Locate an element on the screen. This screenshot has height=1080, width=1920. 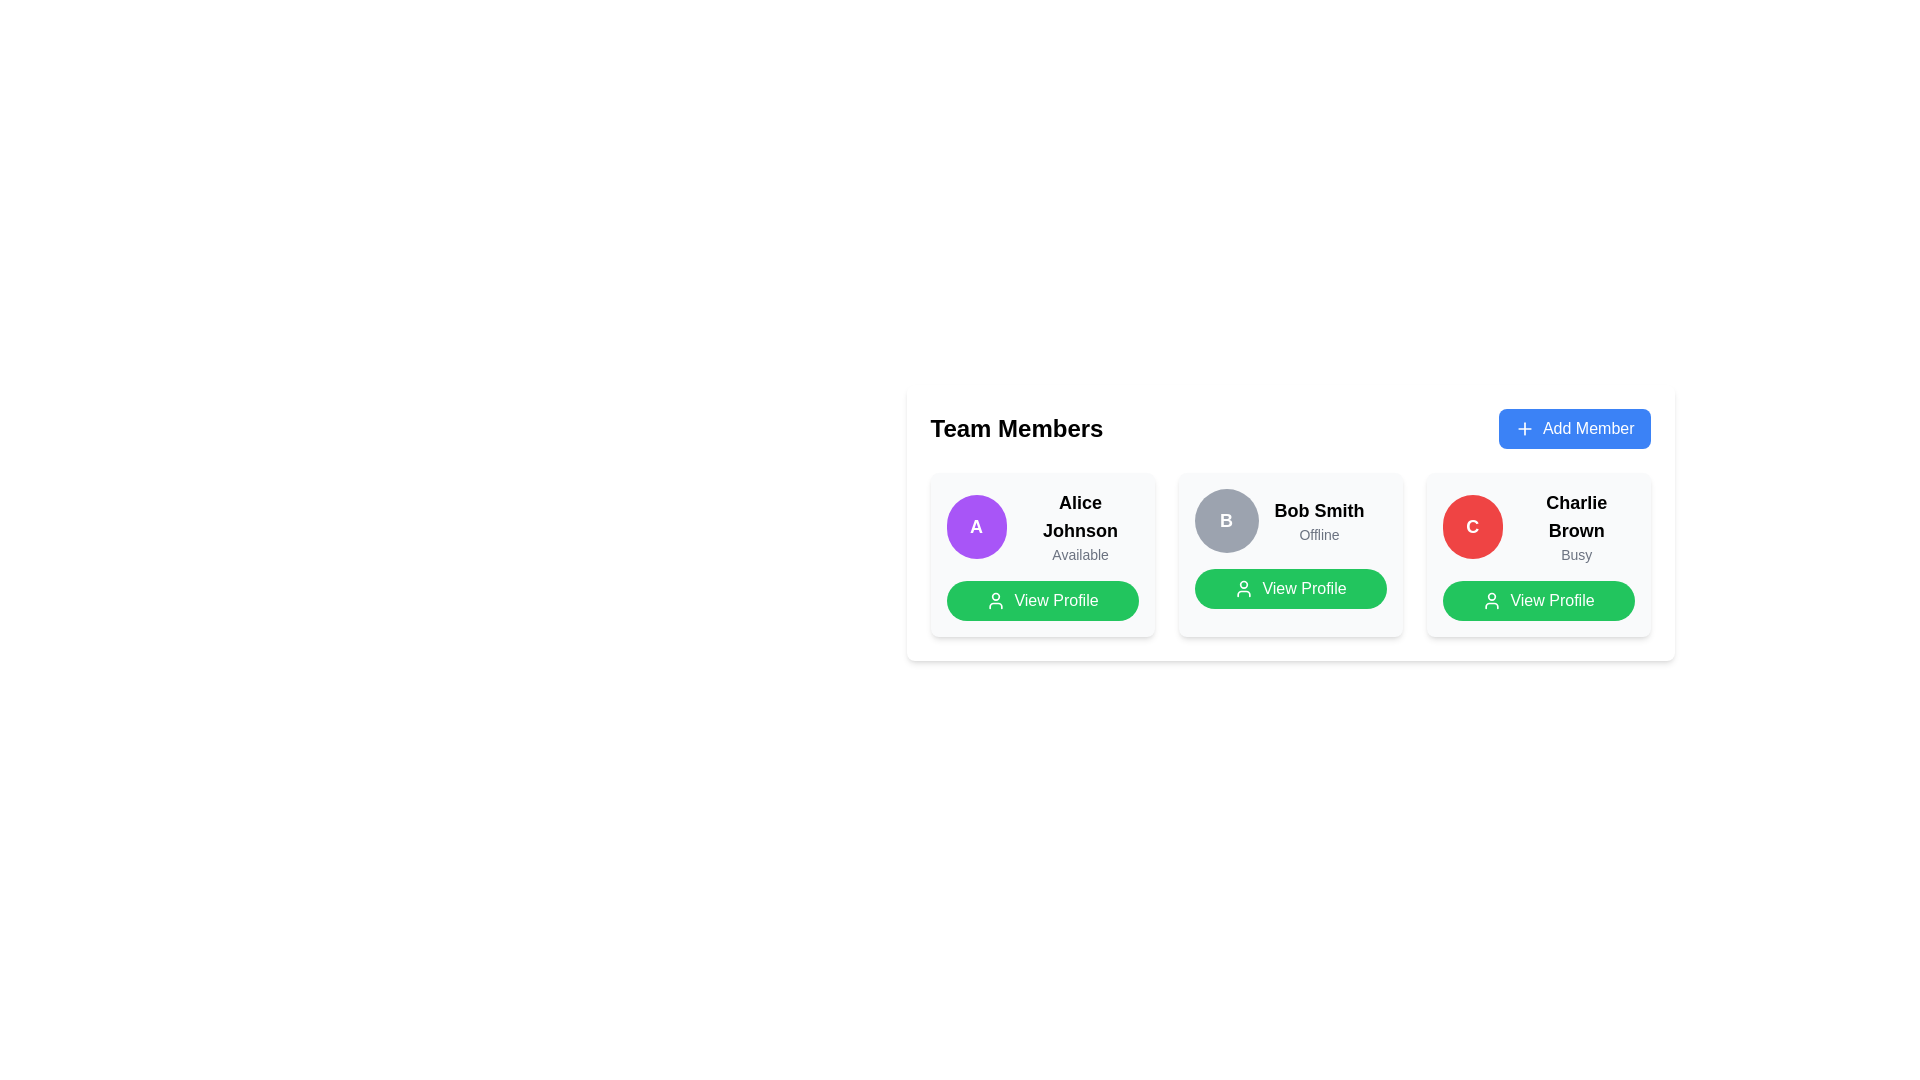
the circular button with a red background and a white letter 'C' for the profile image of 'Charlie Brown' located on the rightmost profile card in the grid layout is located at coordinates (1472, 526).